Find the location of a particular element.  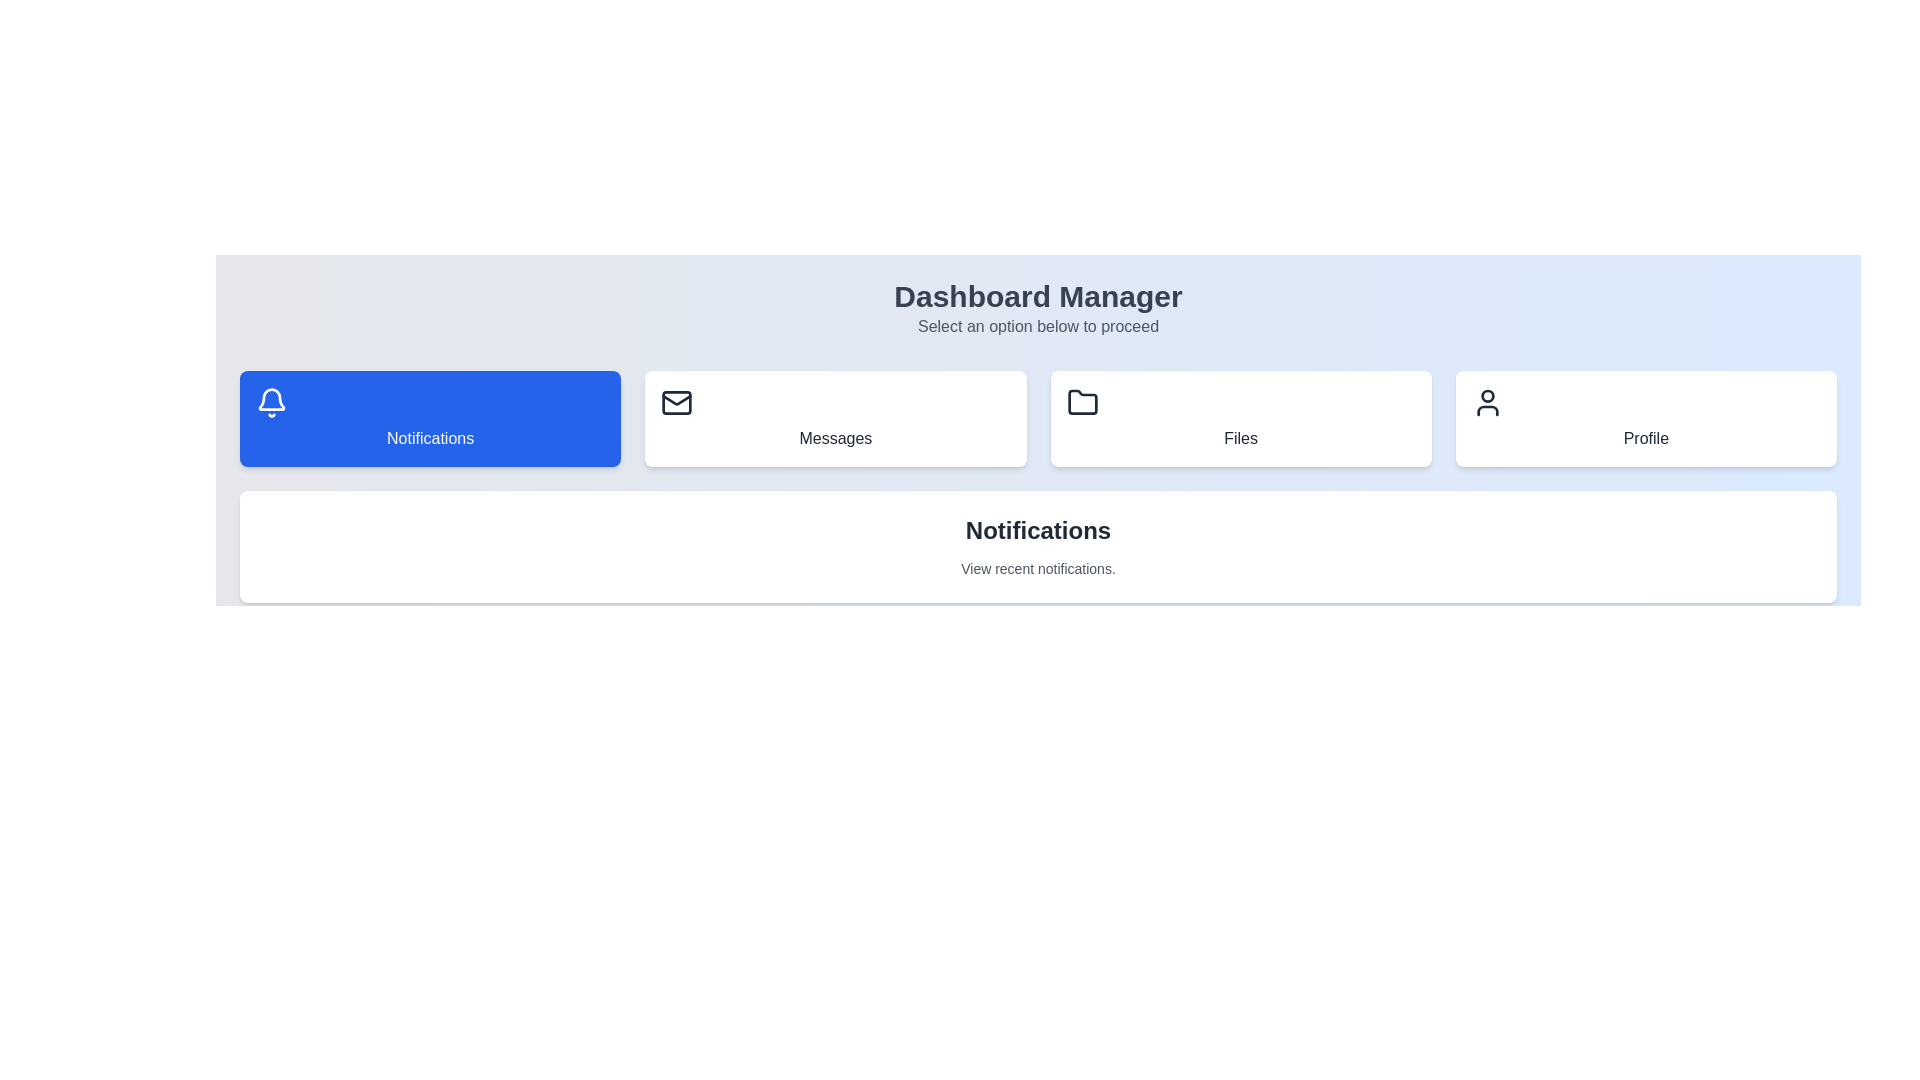

the notification bell icon located above the label text of the blue 'Notifications' button in the top-left section of the interface is located at coordinates (271, 399).